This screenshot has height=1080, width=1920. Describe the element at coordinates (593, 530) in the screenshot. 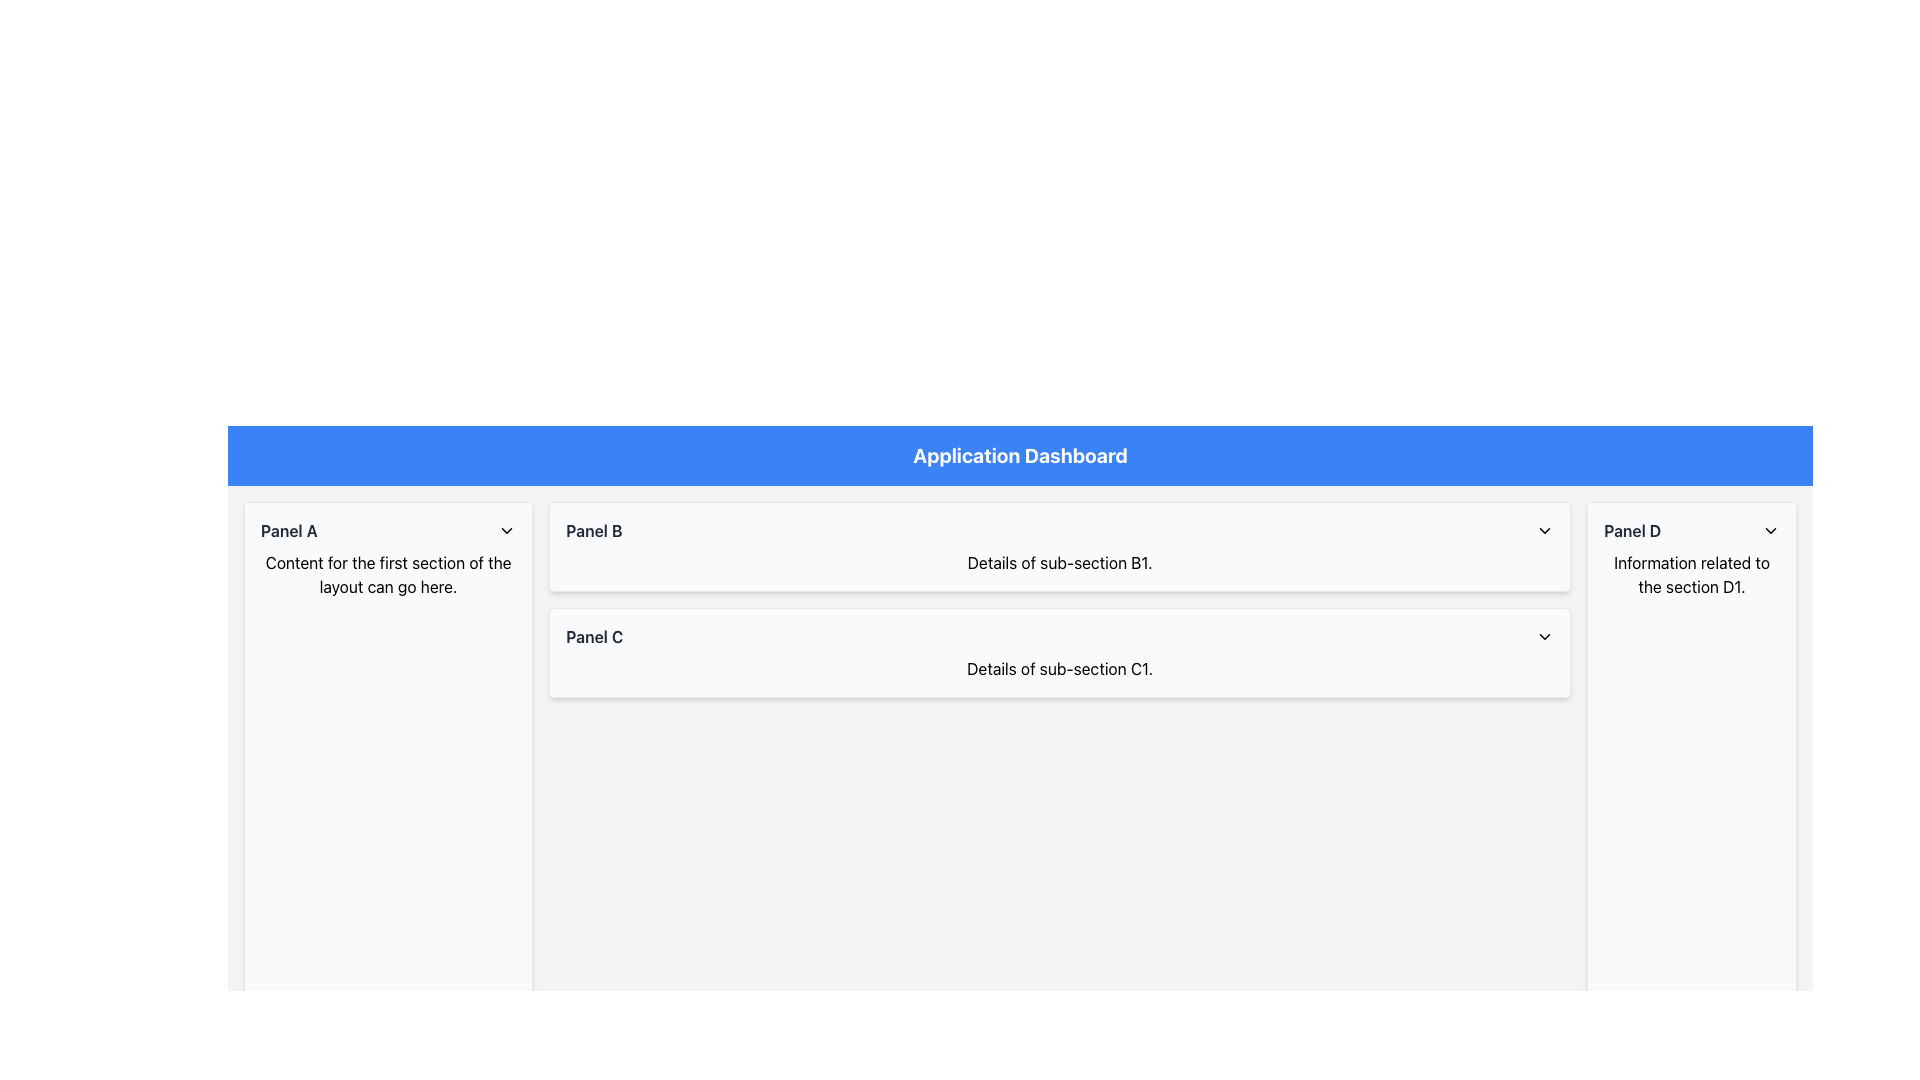

I see `the text label 'Panel B' to interact with the associated panel` at that location.